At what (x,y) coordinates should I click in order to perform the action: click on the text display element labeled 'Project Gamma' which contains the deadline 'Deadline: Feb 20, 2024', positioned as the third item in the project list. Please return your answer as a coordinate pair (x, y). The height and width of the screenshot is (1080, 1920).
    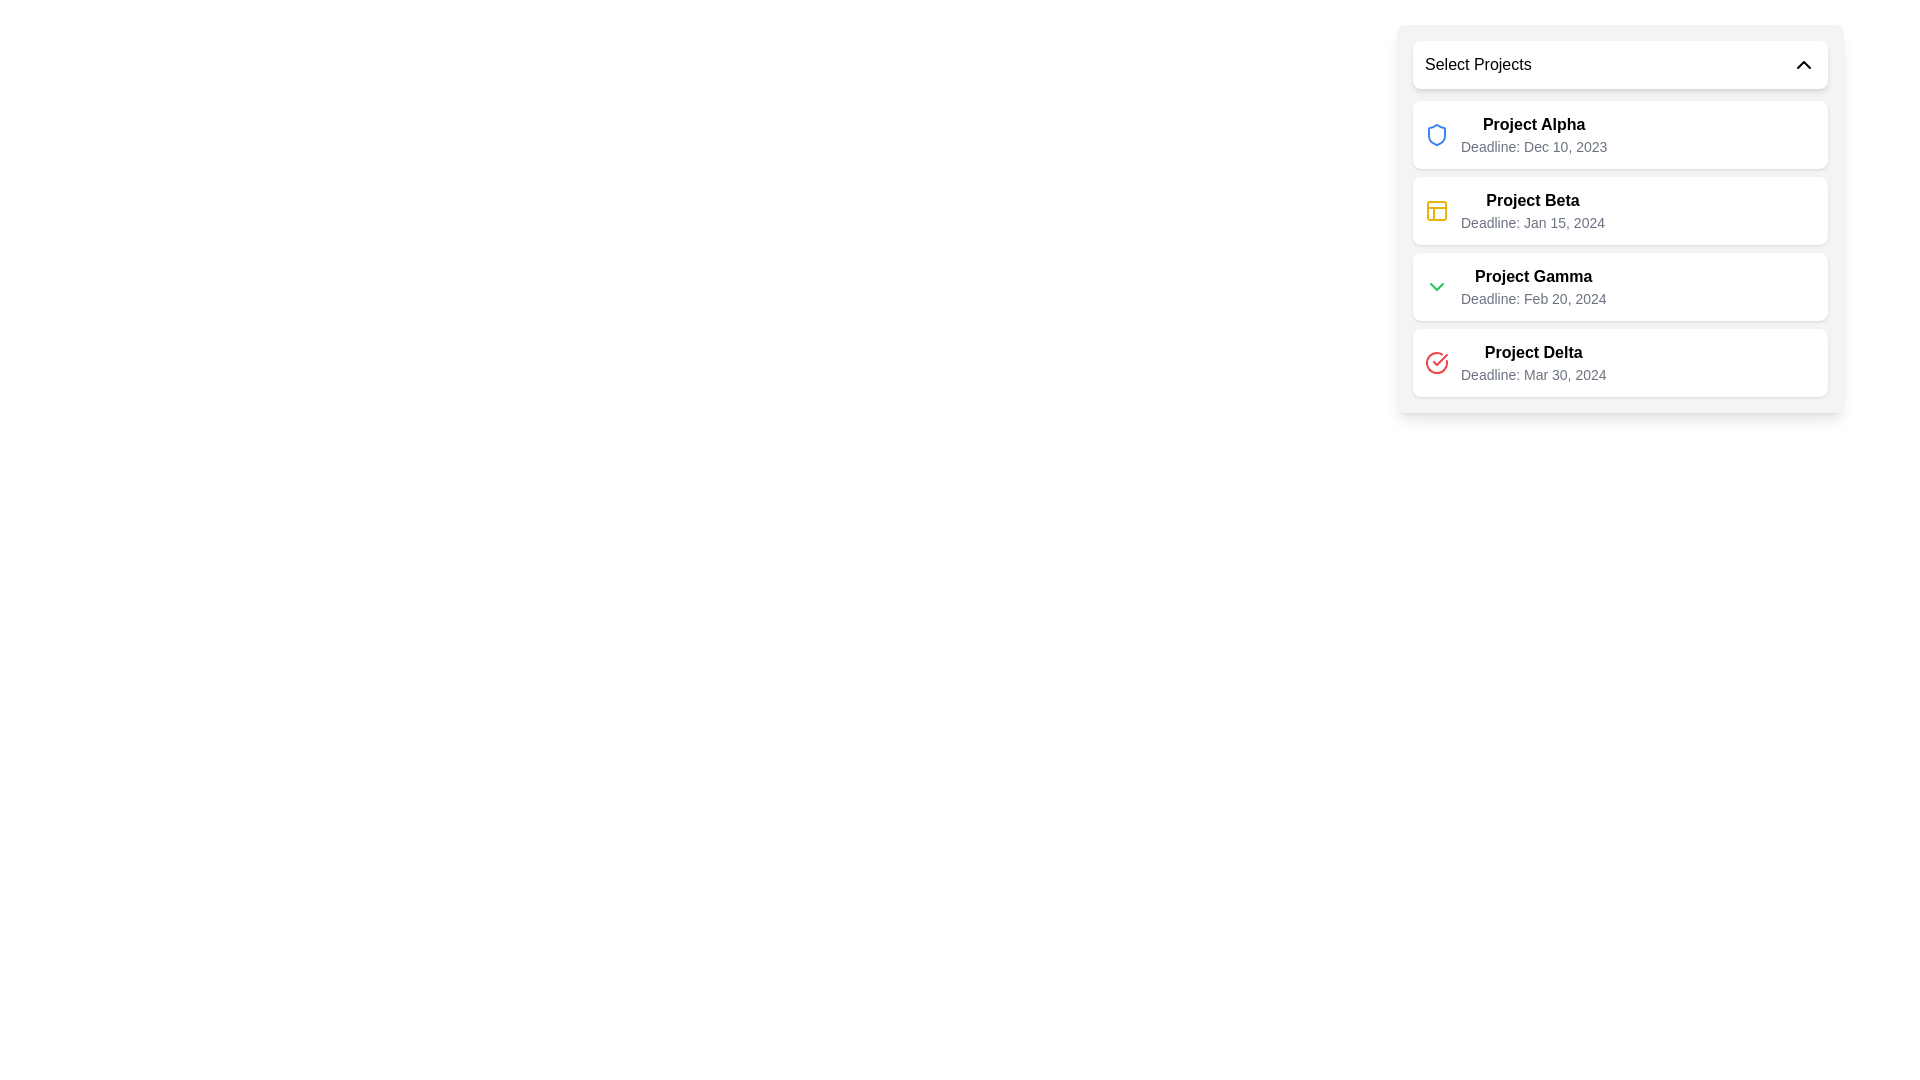
    Looking at the image, I should click on (1532, 286).